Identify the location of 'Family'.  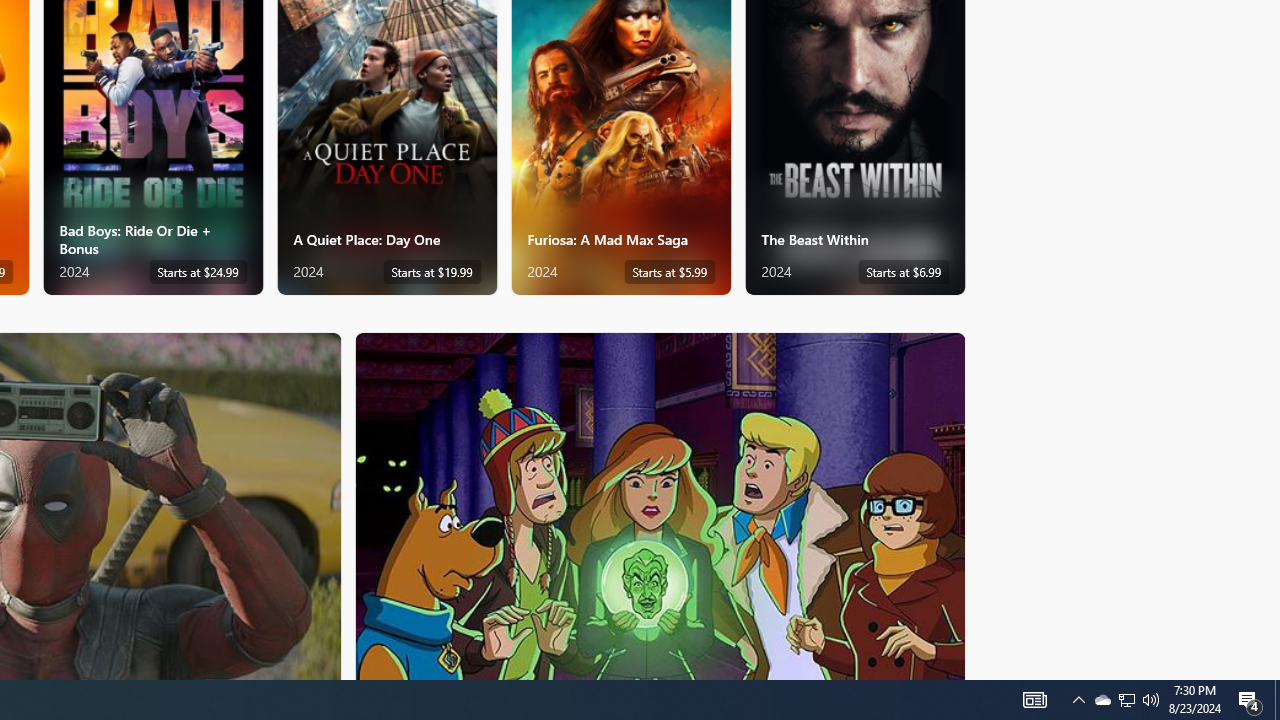
(660, 504).